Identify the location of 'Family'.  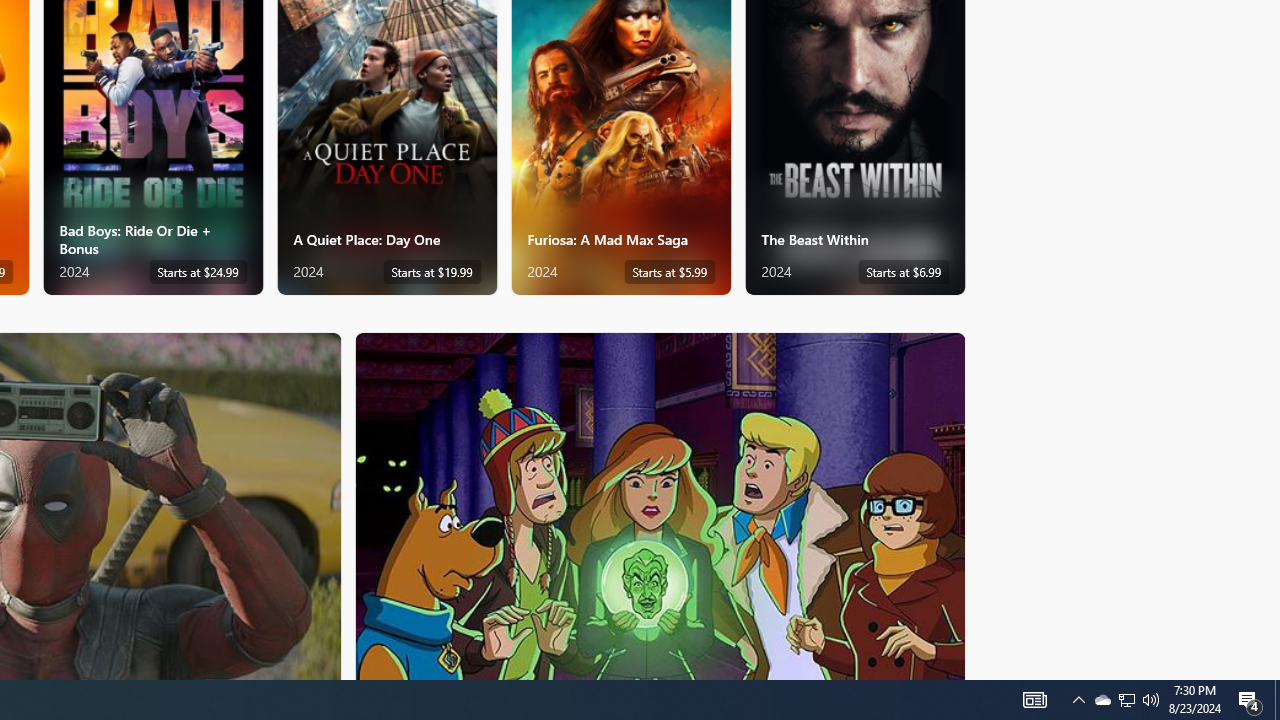
(660, 504).